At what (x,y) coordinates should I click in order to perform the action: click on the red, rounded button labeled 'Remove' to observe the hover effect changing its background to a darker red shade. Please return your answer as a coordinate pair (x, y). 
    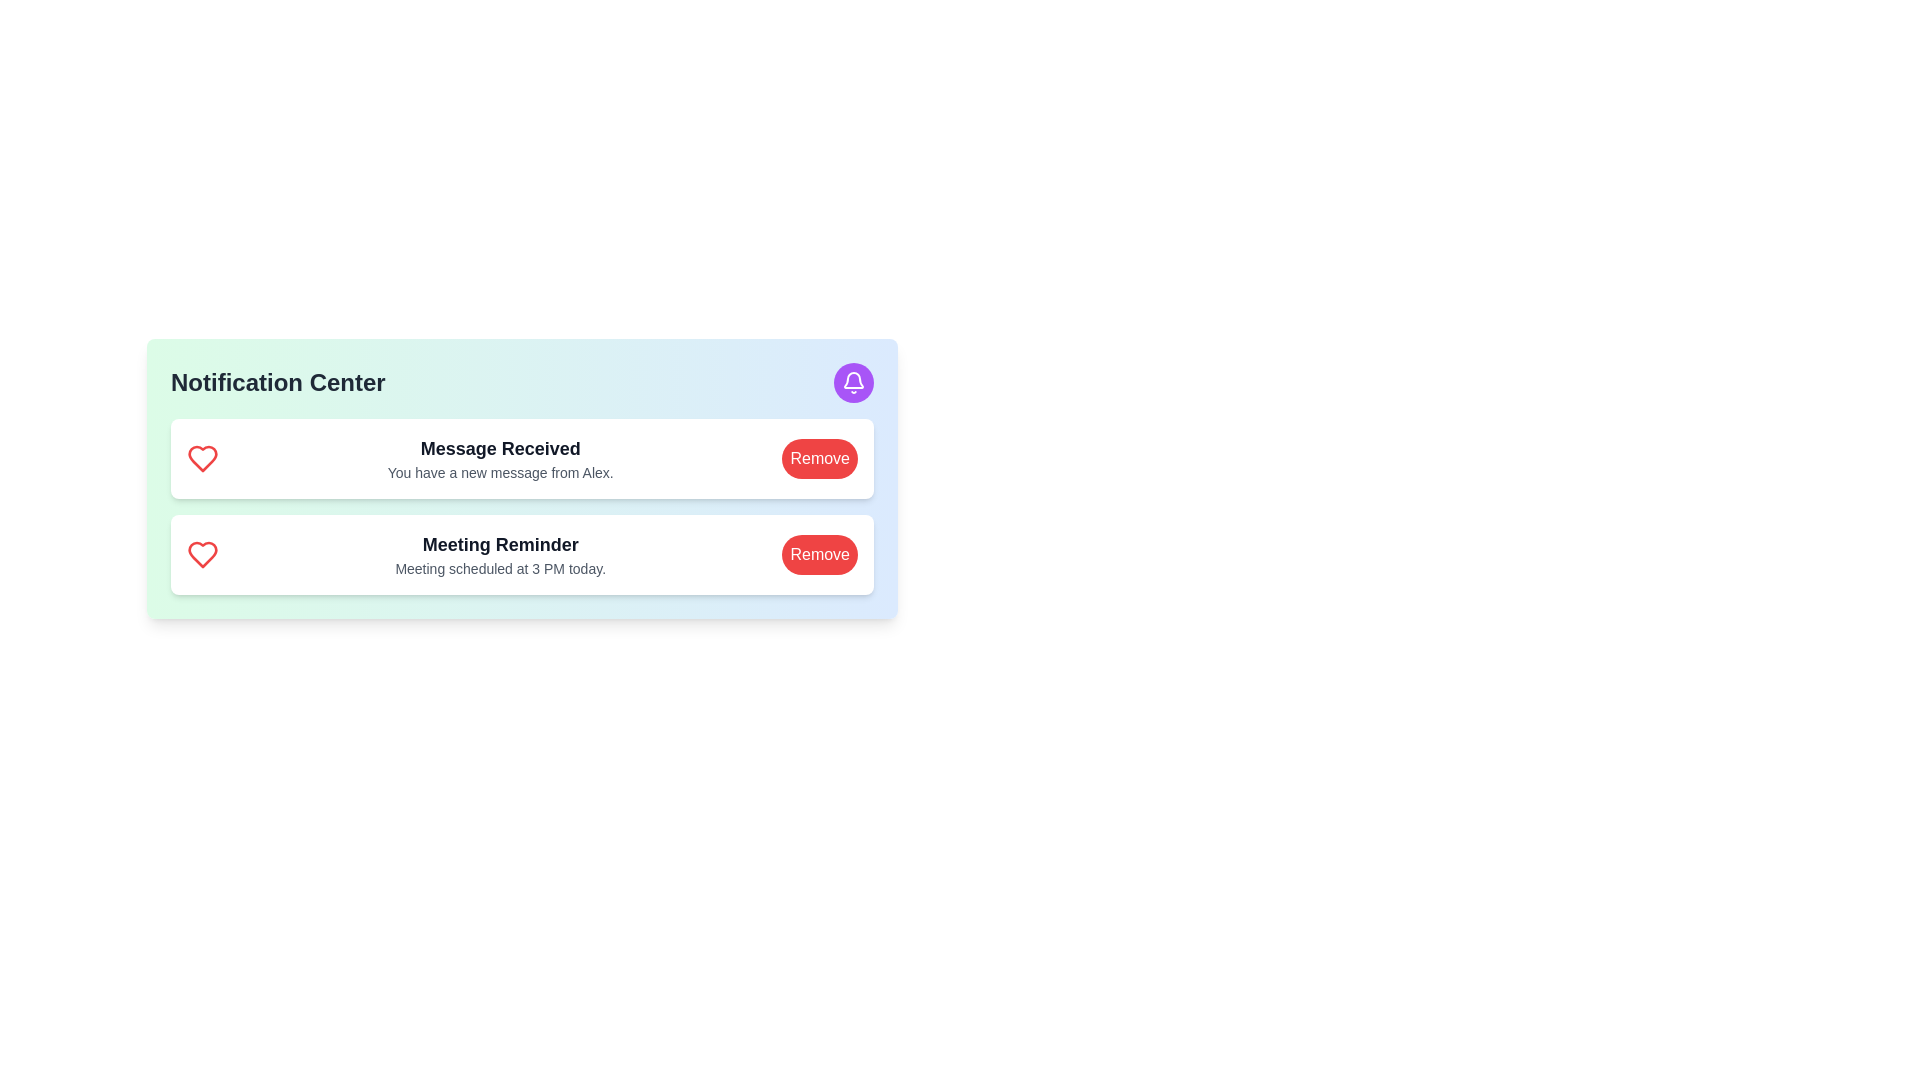
    Looking at the image, I should click on (820, 555).